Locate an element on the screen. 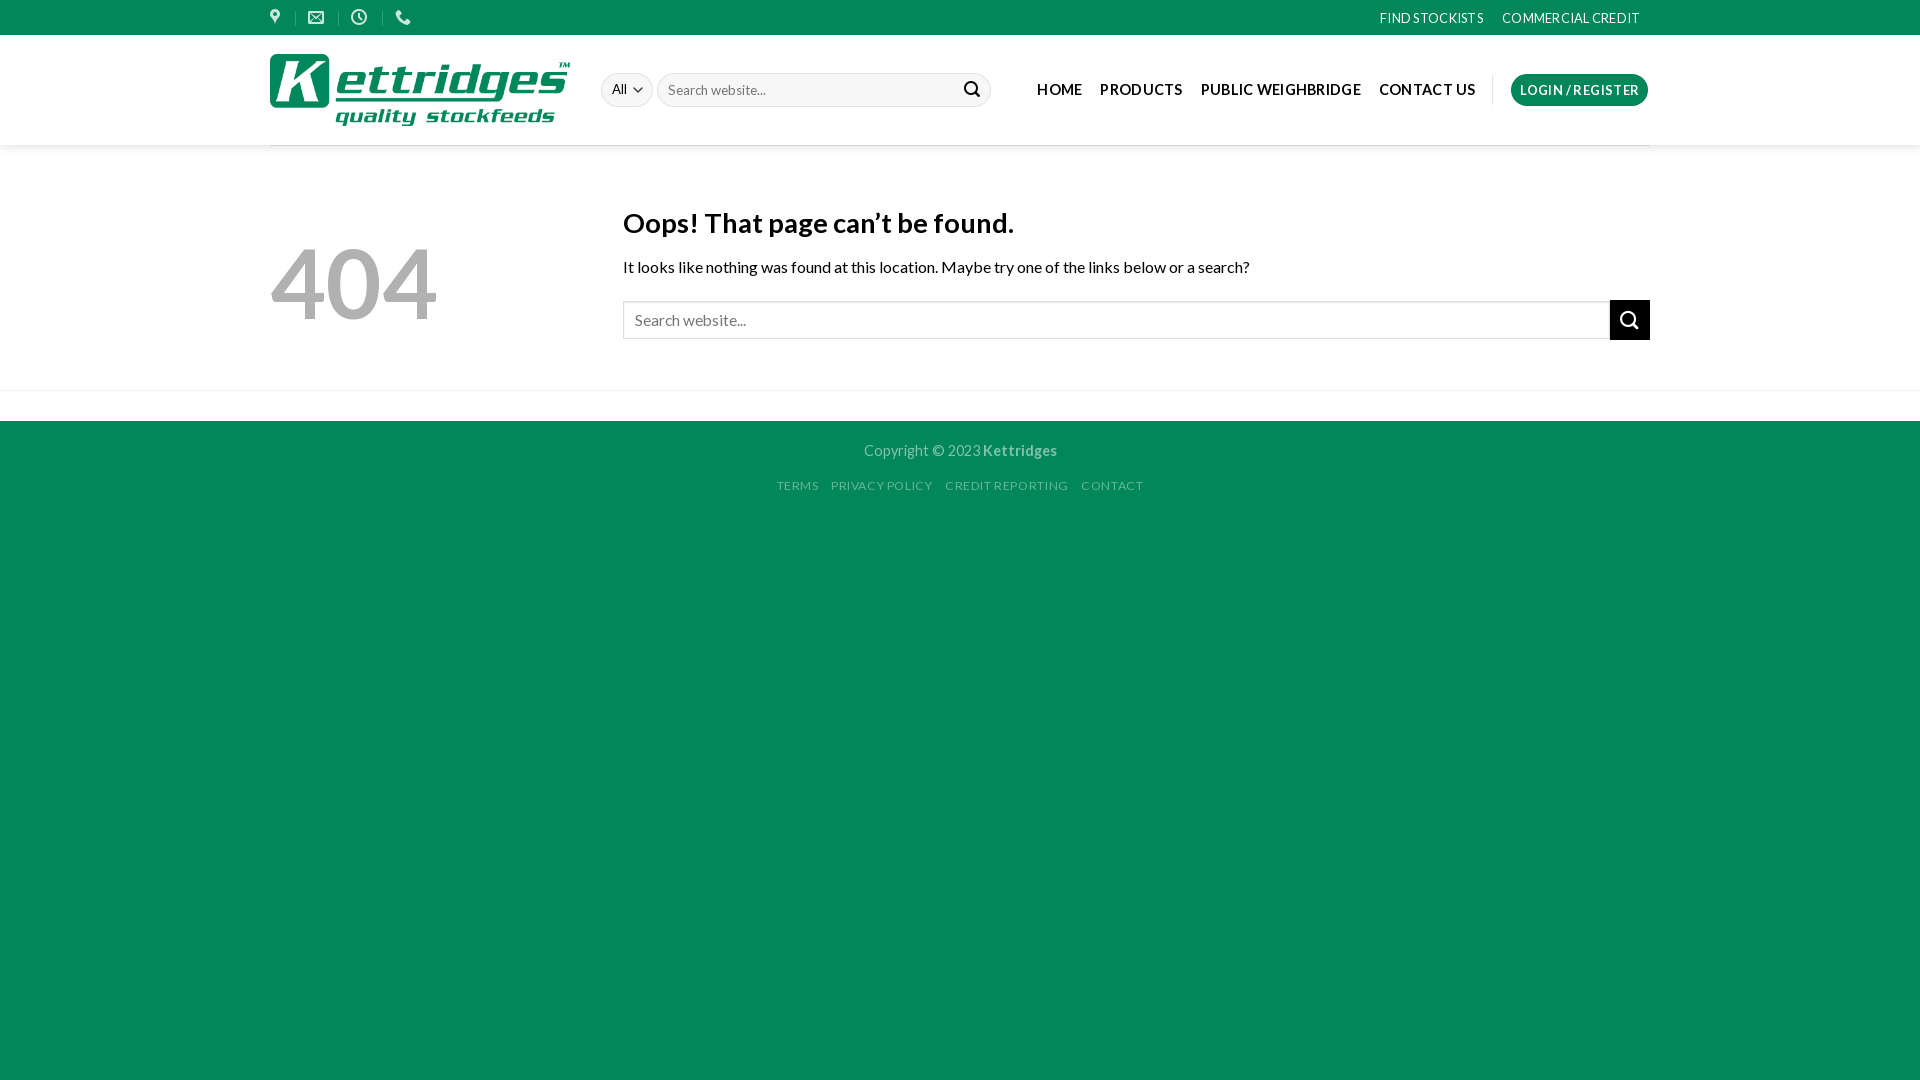 The width and height of the screenshot is (1920, 1080). 'TERMS' is located at coordinates (796, 485).